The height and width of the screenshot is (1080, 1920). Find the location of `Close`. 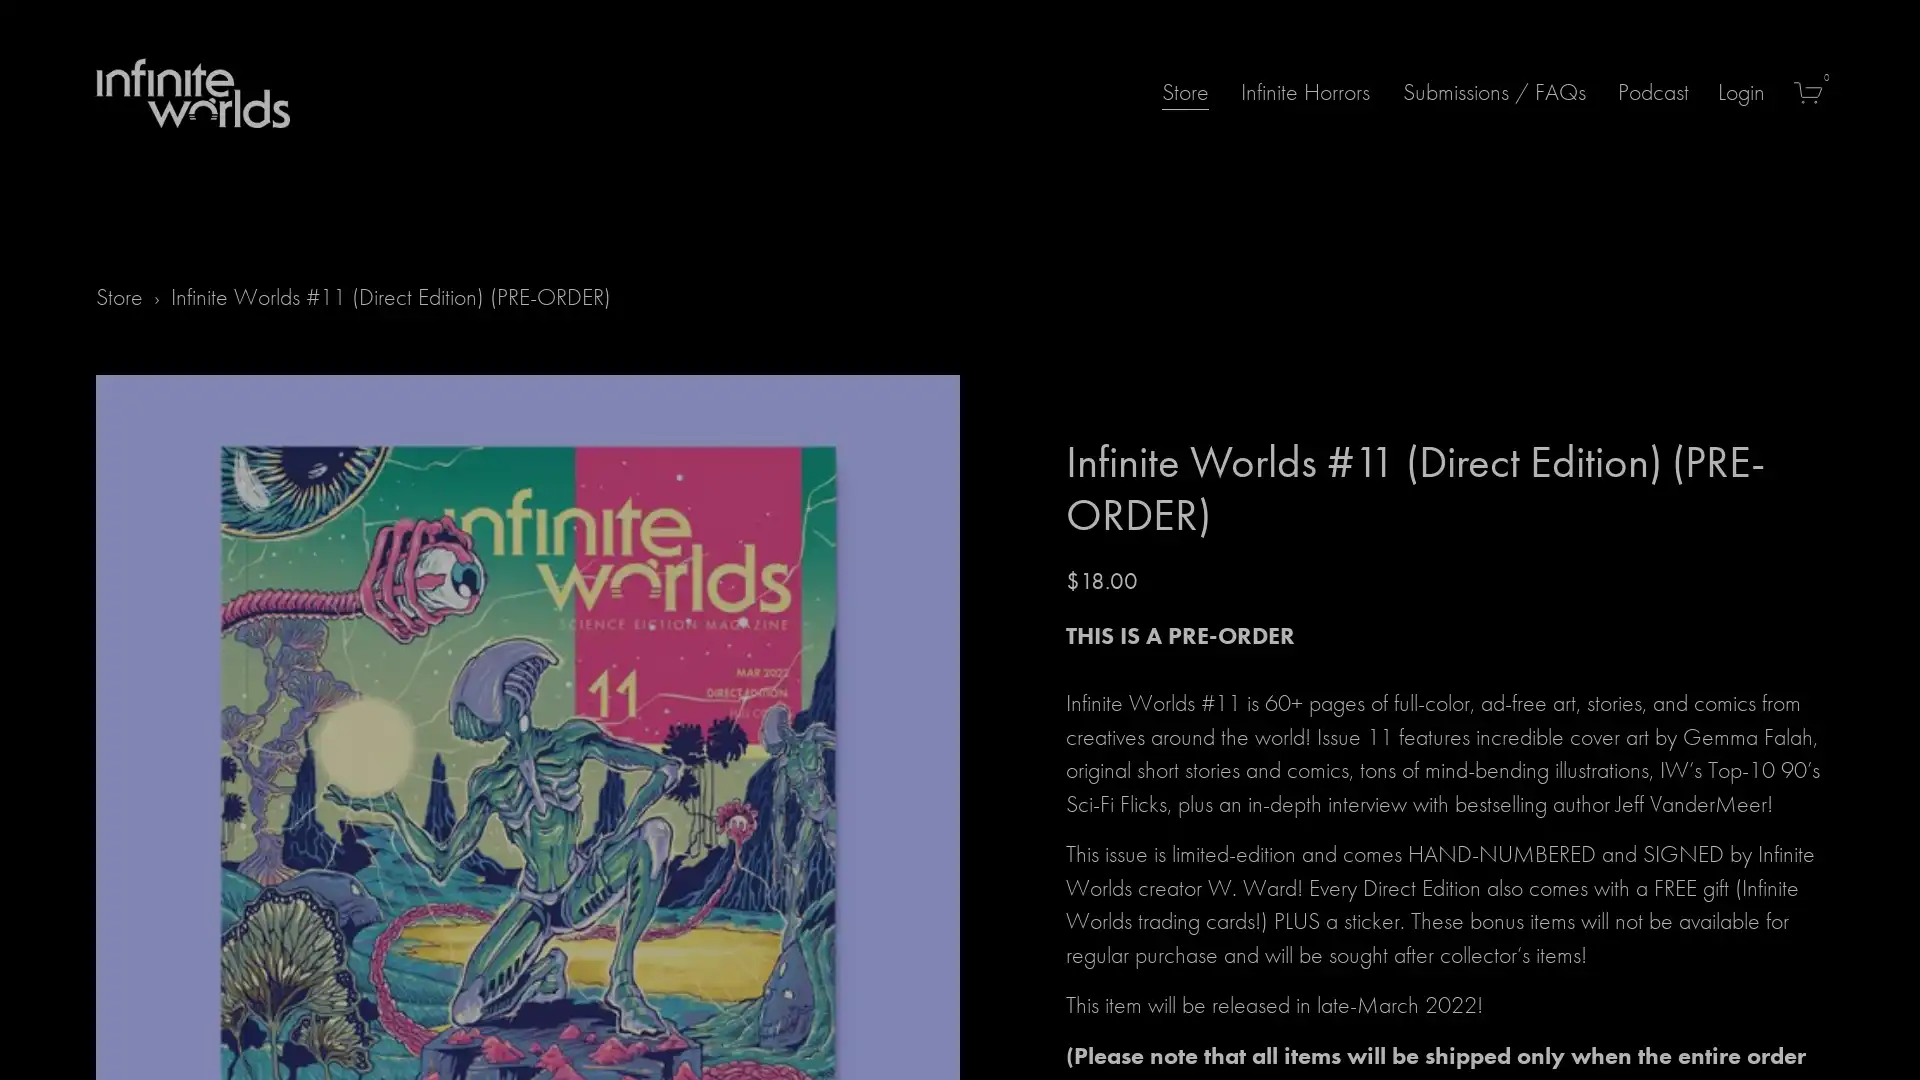

Close is located at coordinates (1237, 362).